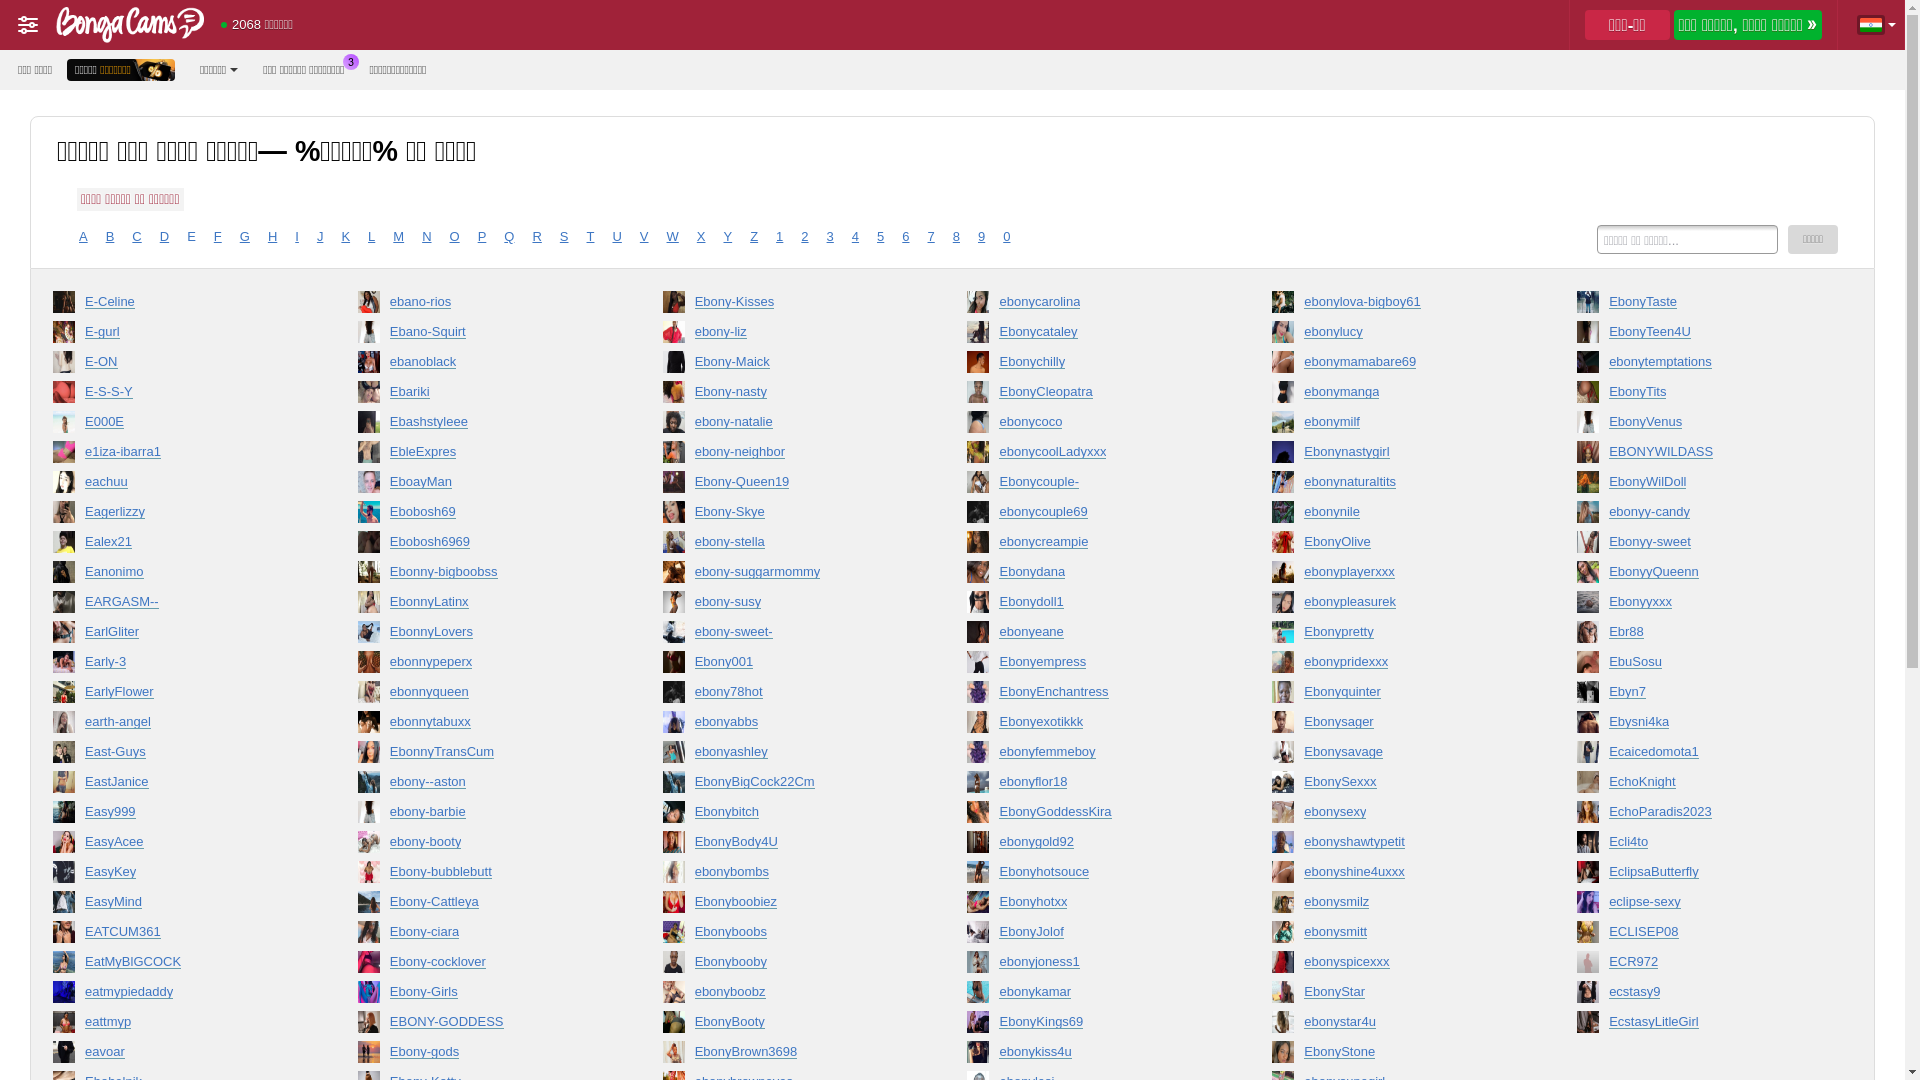 This screenshot has height=1080, width=1920. What do you see at coordinates (778, 235) in the screenshot?
I see `'1'` at bounding box center [778, 235].